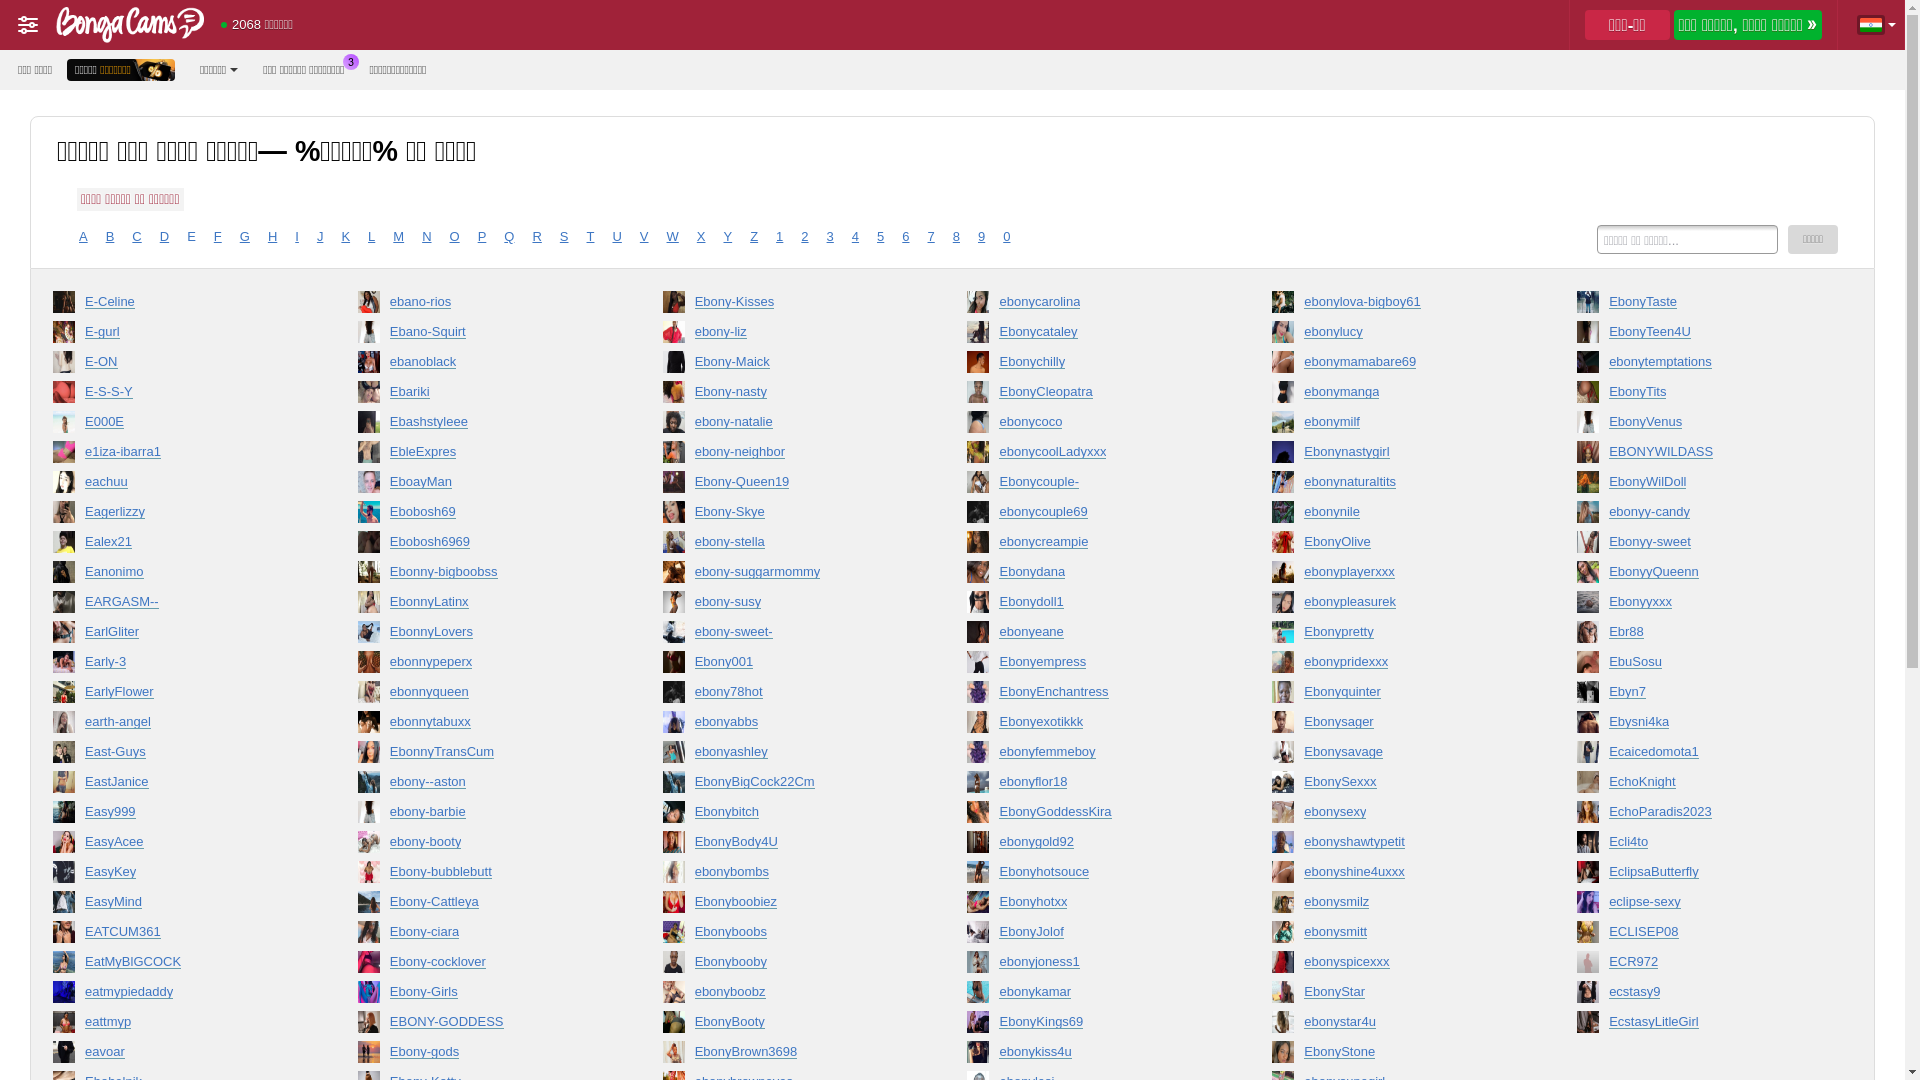 This screenshot has height=1080, width=1920. What do you see at coordinates (778, 235) in the screenshot?
I see `'1'` at bounding box center [778, 235].